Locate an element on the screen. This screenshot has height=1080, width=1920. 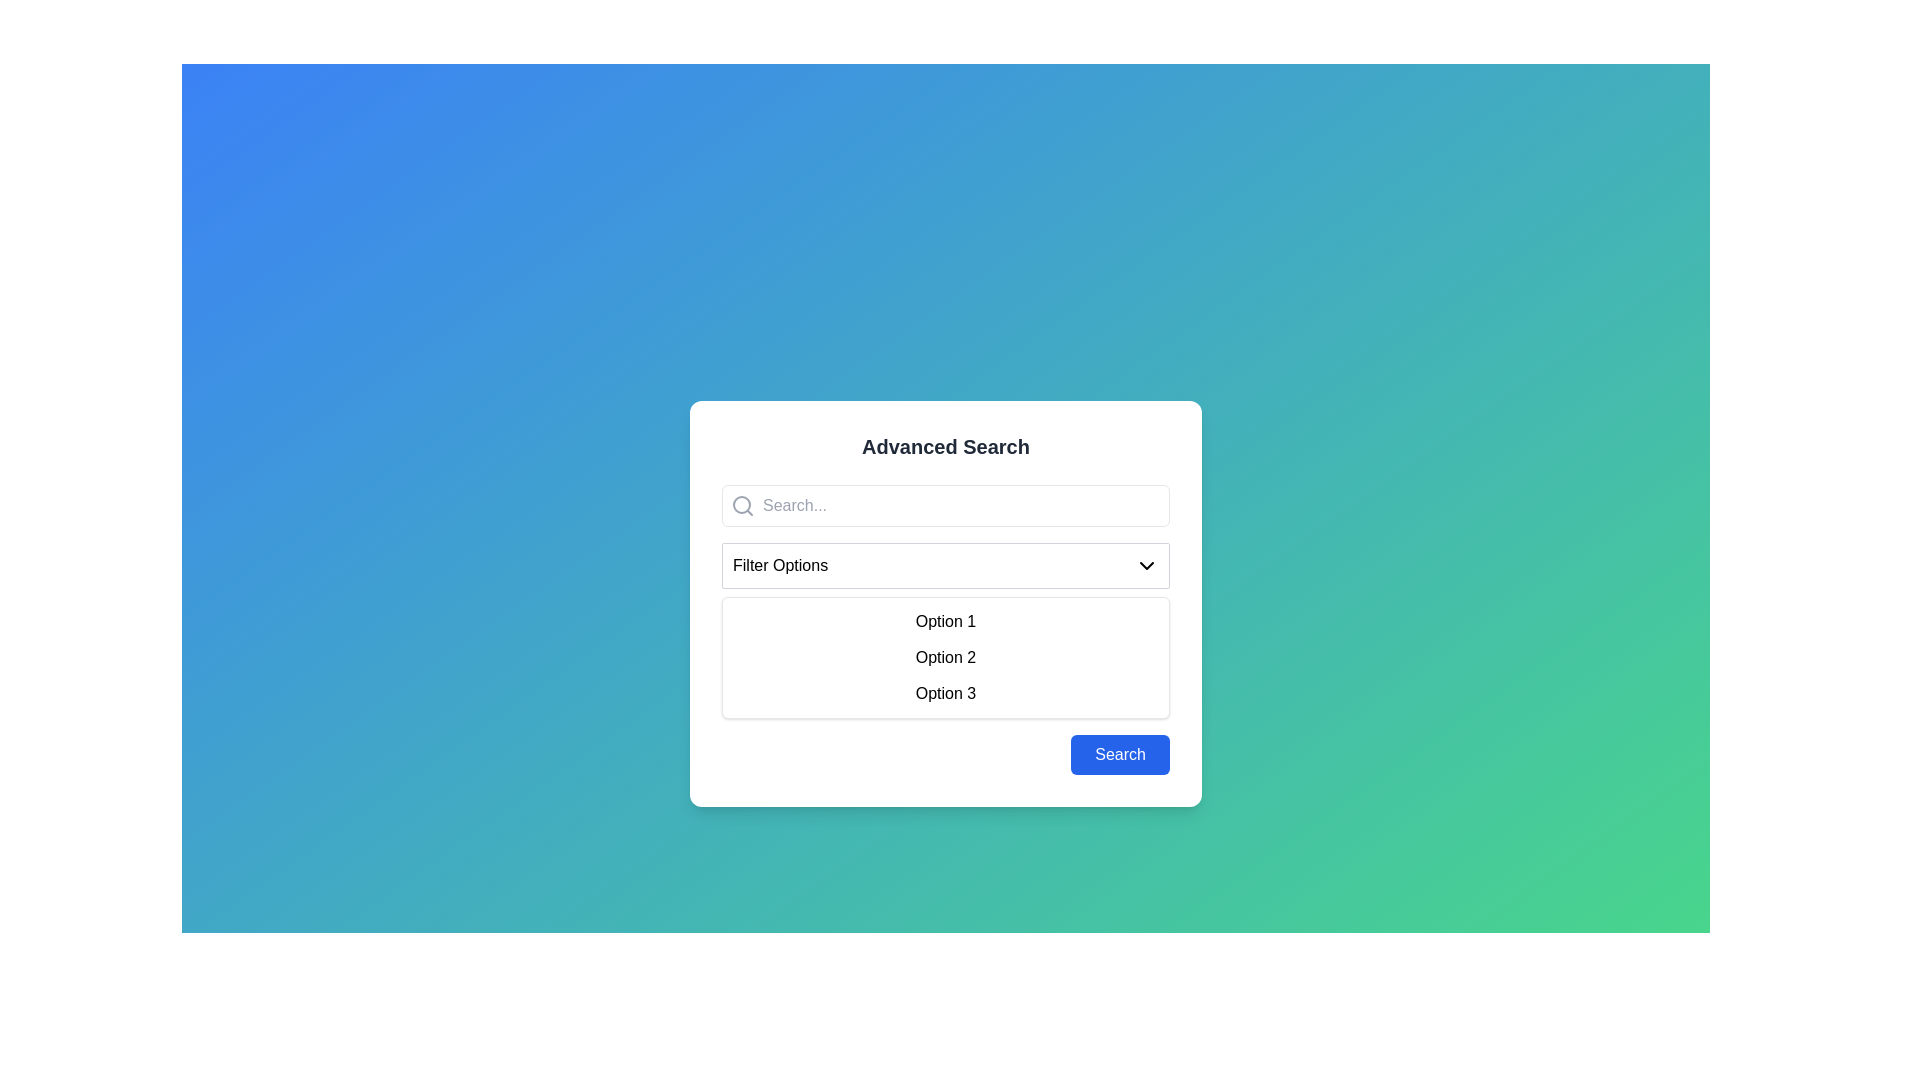
to select the list item labeled 'Option 2', which is the second item in a vertically stacked list under the 'Filter Options' dropdown menu is located at coordinates (944, 658).